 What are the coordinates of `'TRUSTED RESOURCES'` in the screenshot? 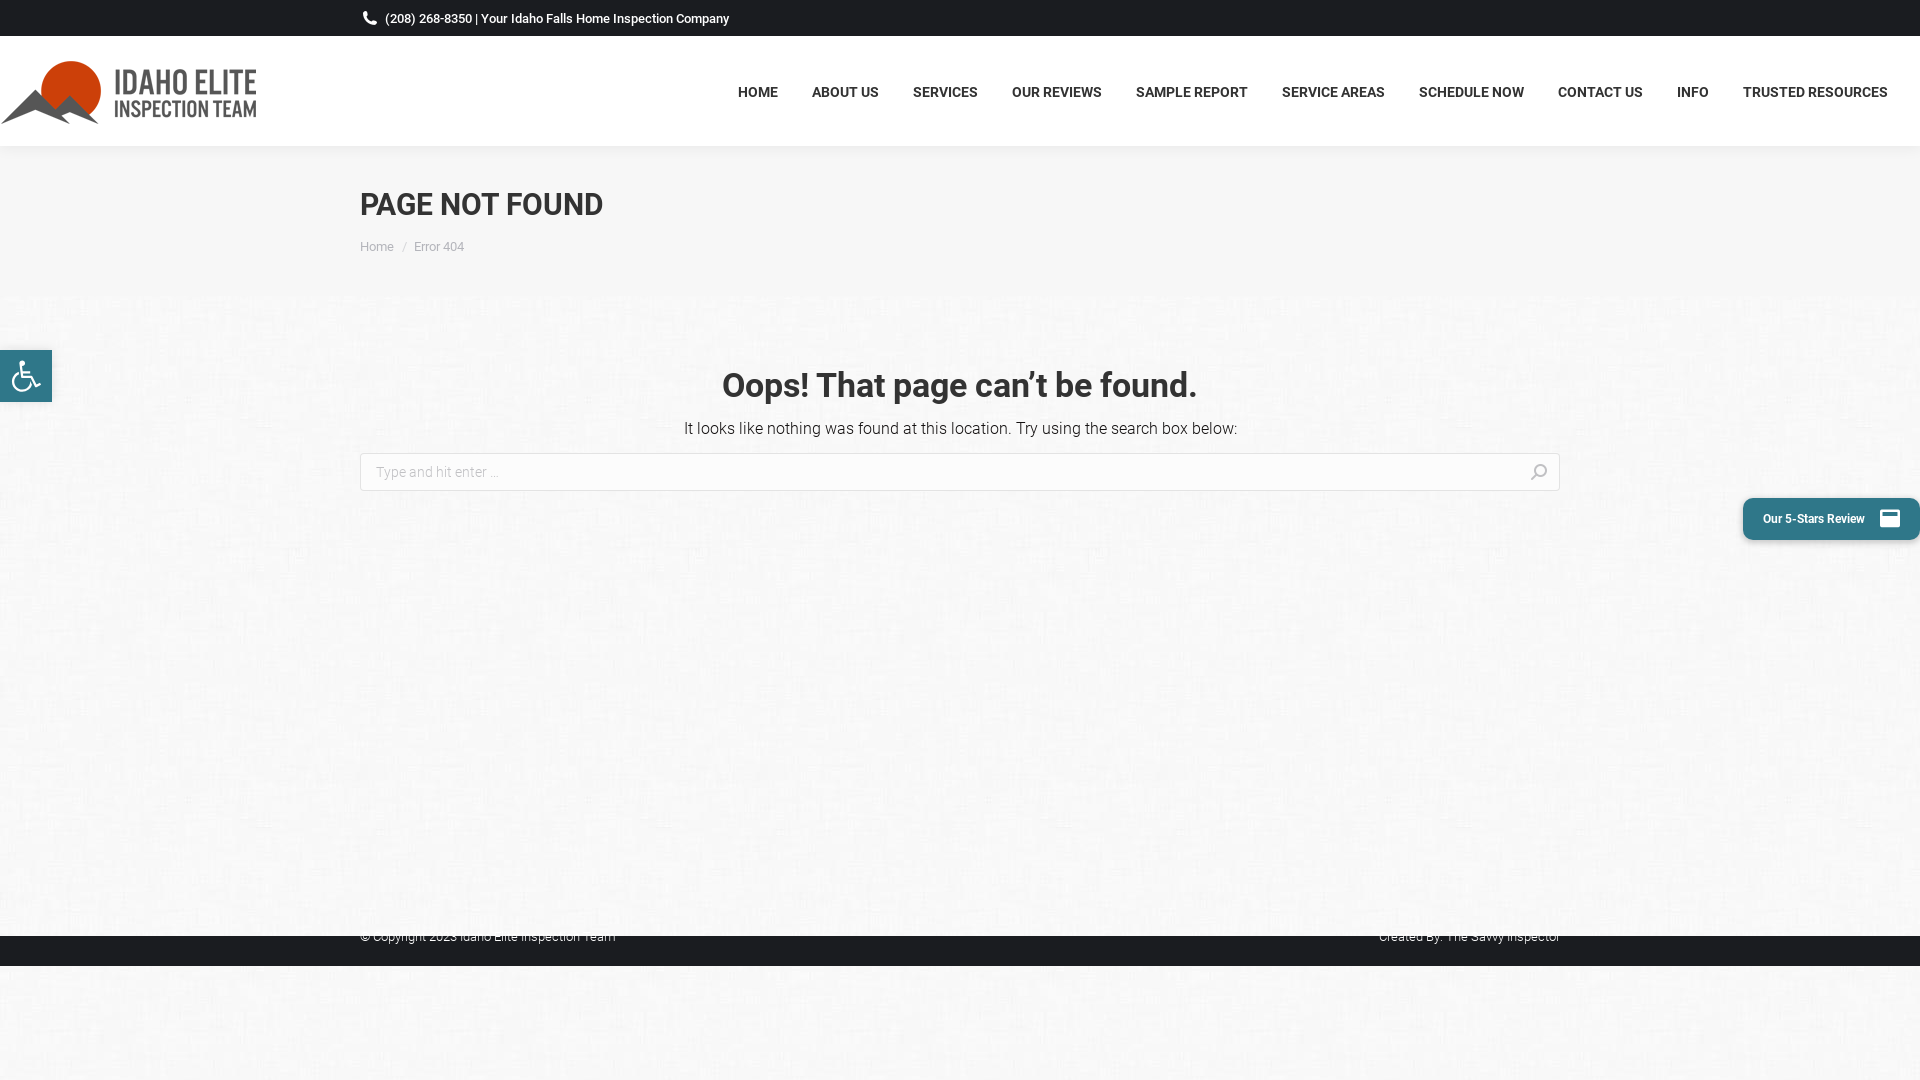 It's located at (1815, 91).